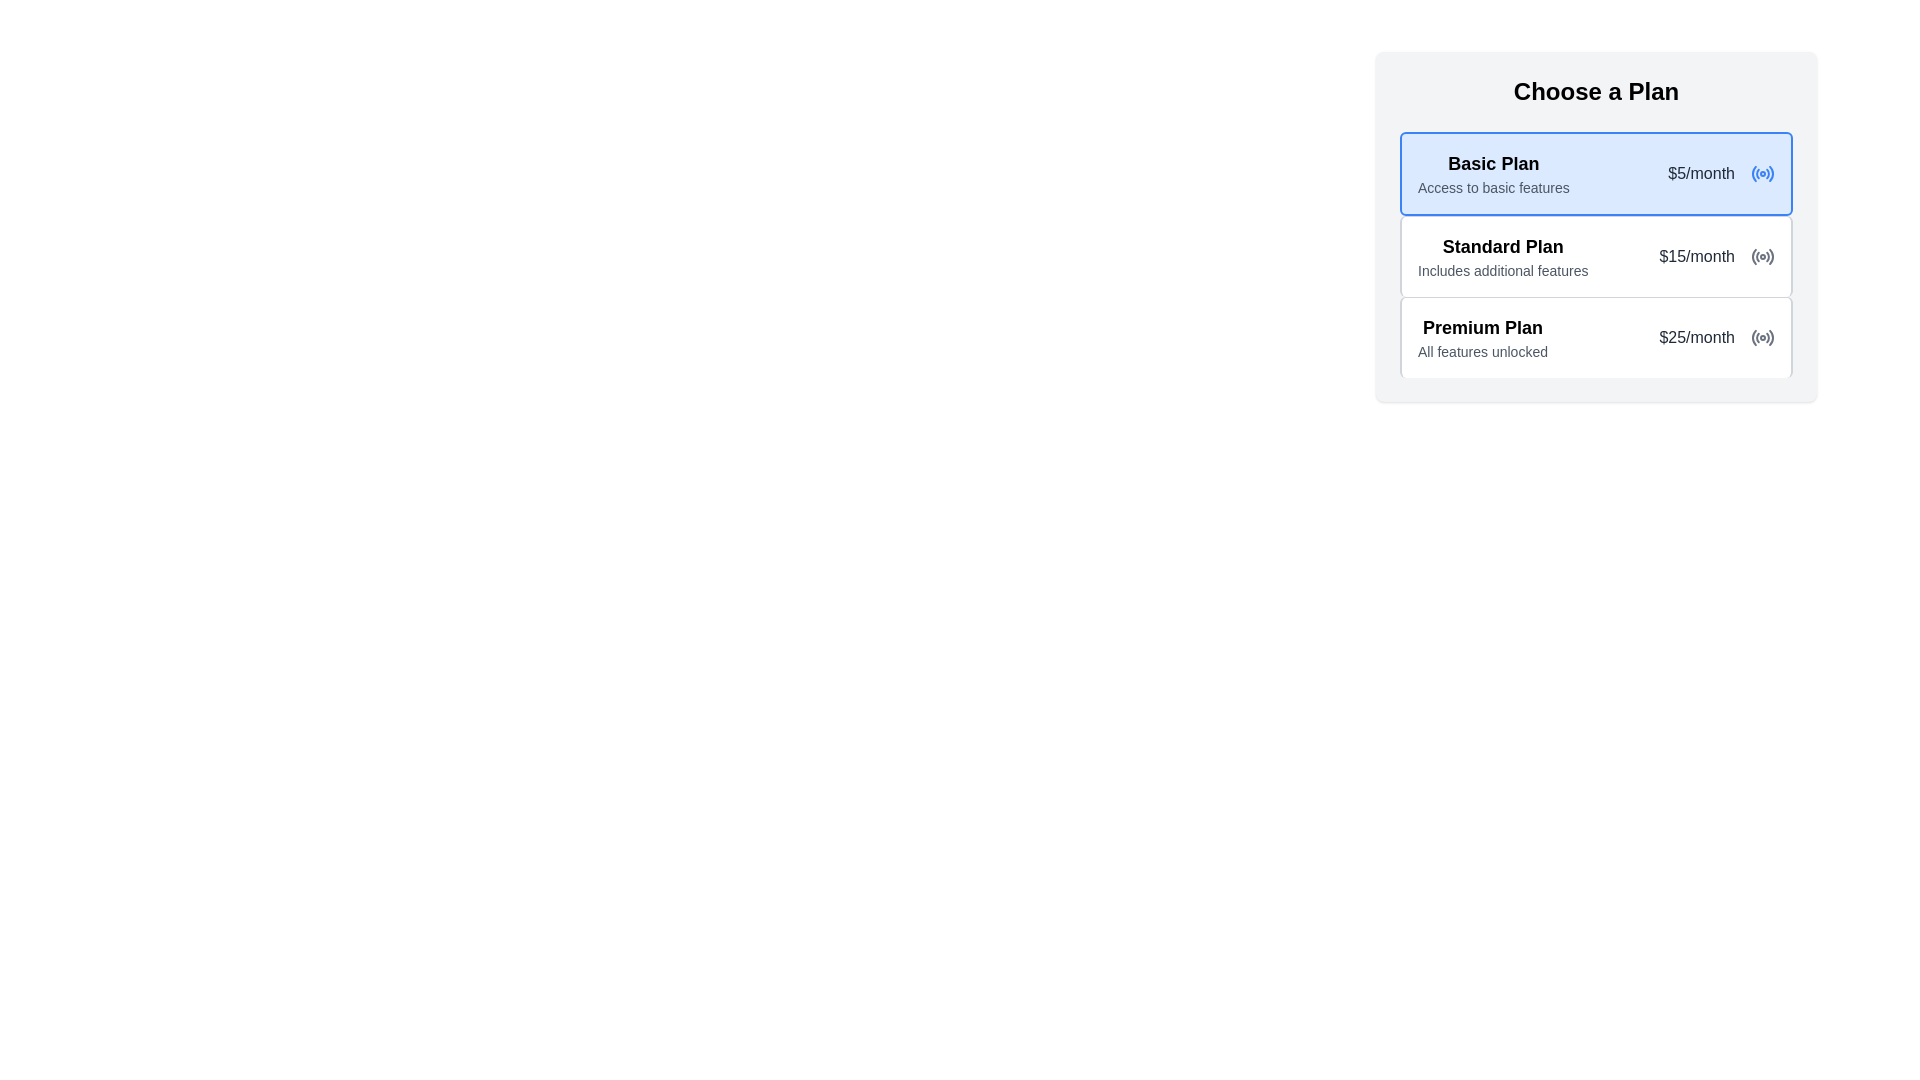  What do you see at coordinates (1716, 256) in the screenshot?
I see `the text details of the 'Standard Plan' cost located at the right edge of the 'Standard Plan' section in the pricing plans list` at bounding box center [1716, 256].